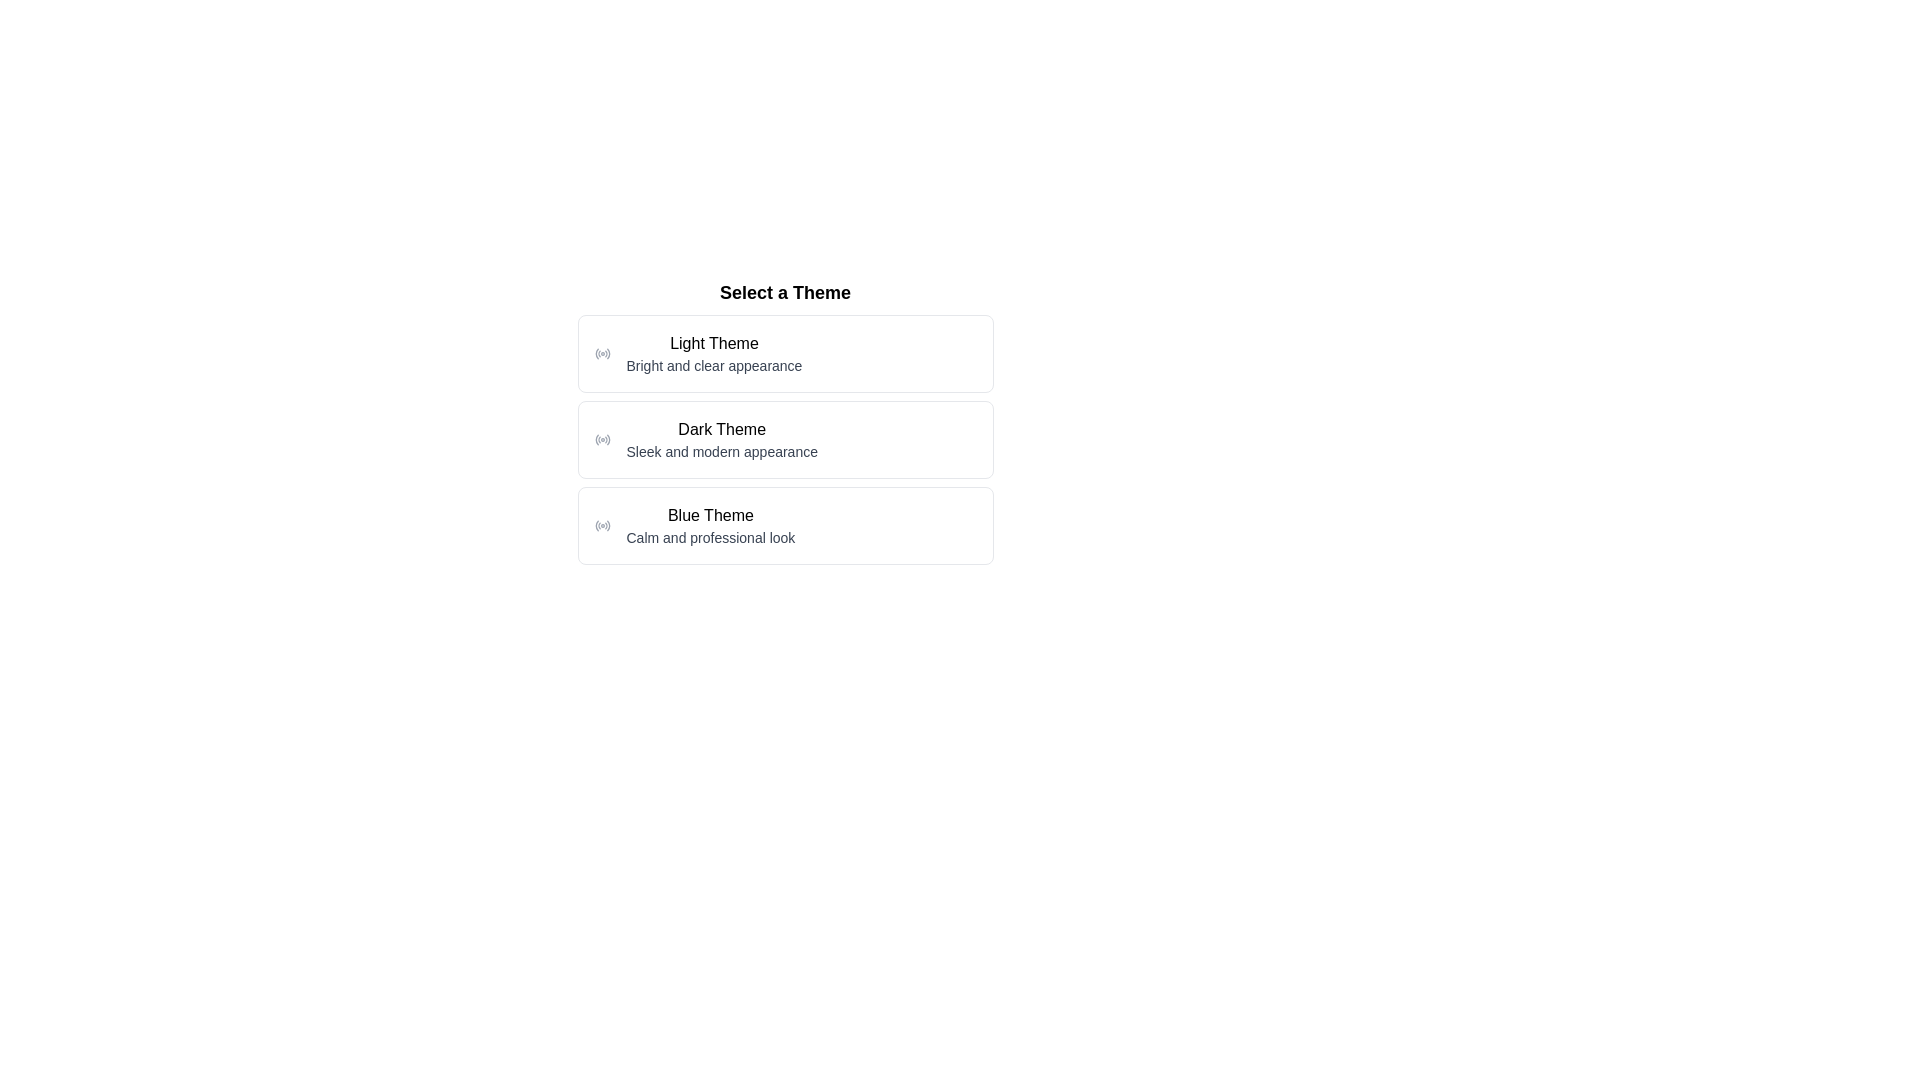 The image size is (1920, 1080). What do you see at coordinates (714, 342) in the screenshot?
I see `the static text label that serves as a title for the 'Light Theme' option, visually distinguishing it from the detailed description below` at bounding box center [714, 342].